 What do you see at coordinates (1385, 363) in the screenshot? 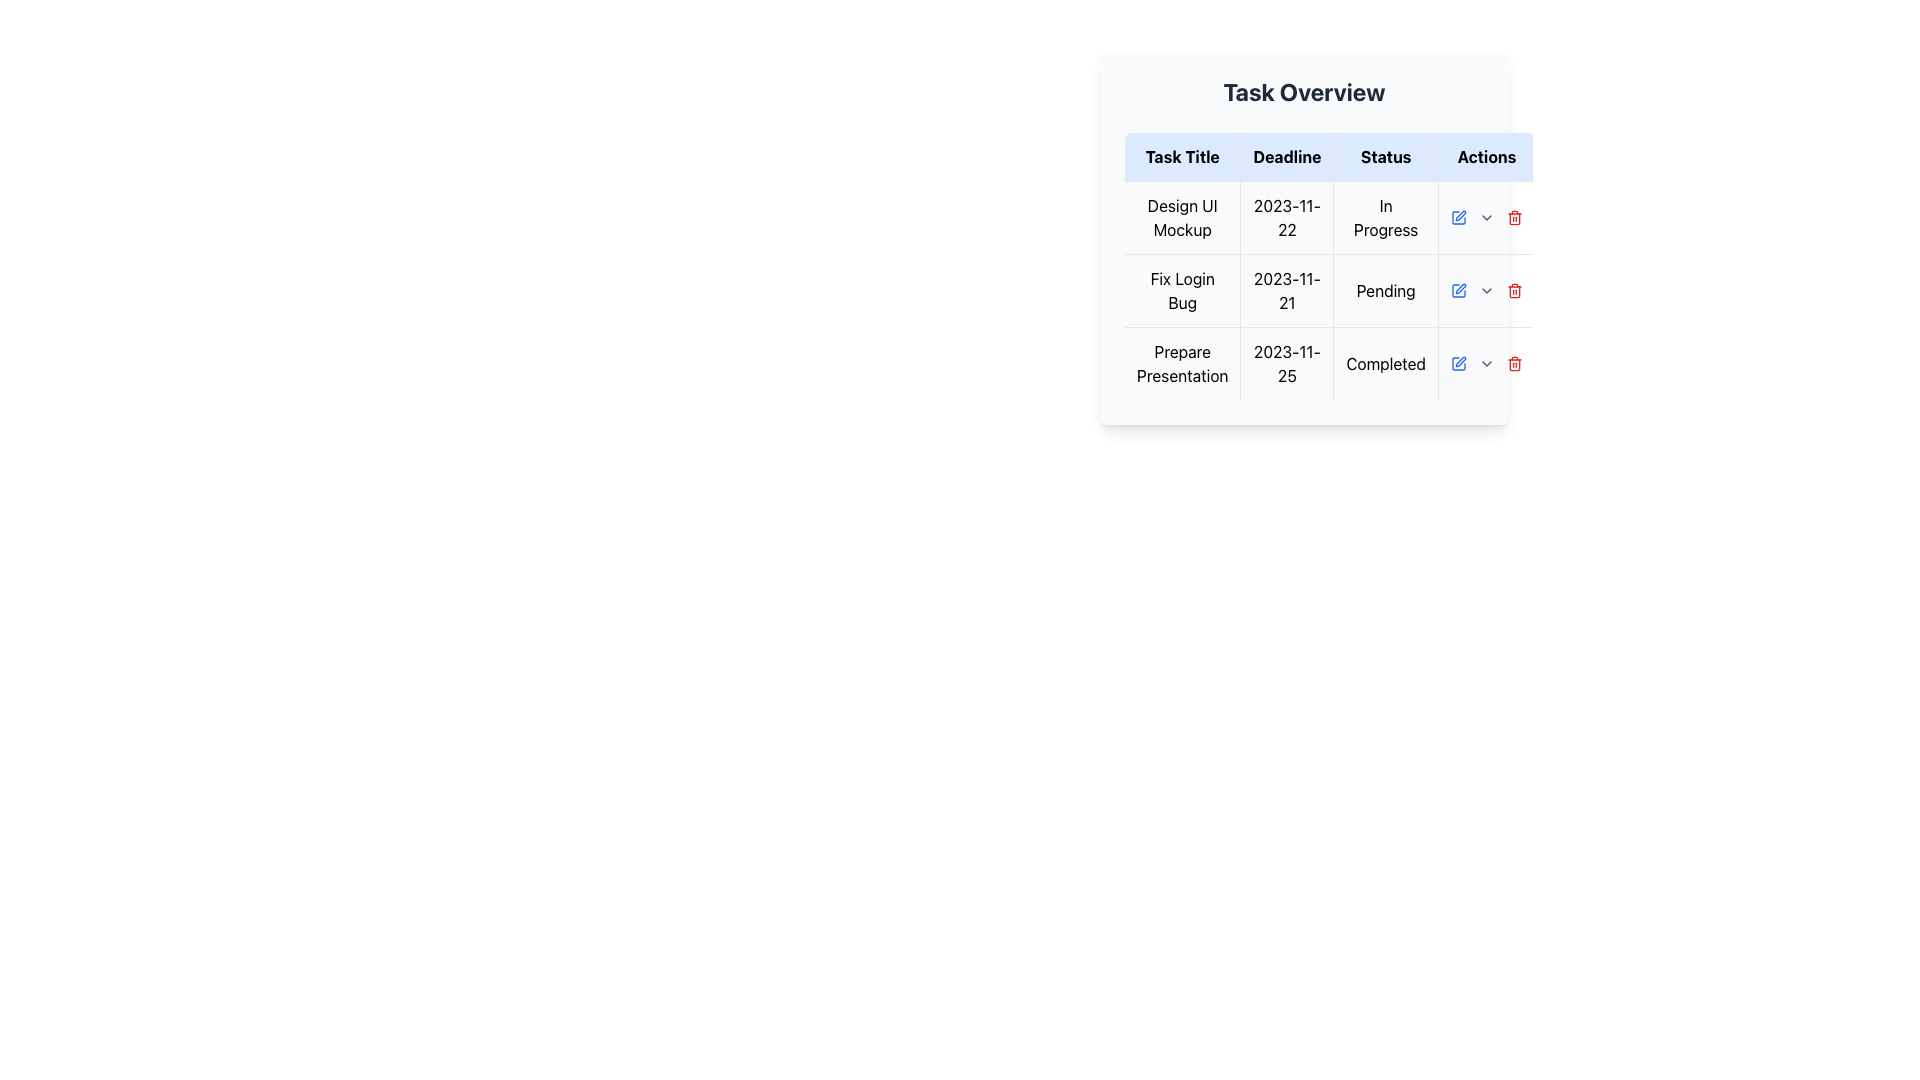
I see `the table cell in the 'Status' column that contains the text 'Completed,' which is located in the third row corresponding to the task 'Prepare Presentation.'` at bounding box center [1385, 363].